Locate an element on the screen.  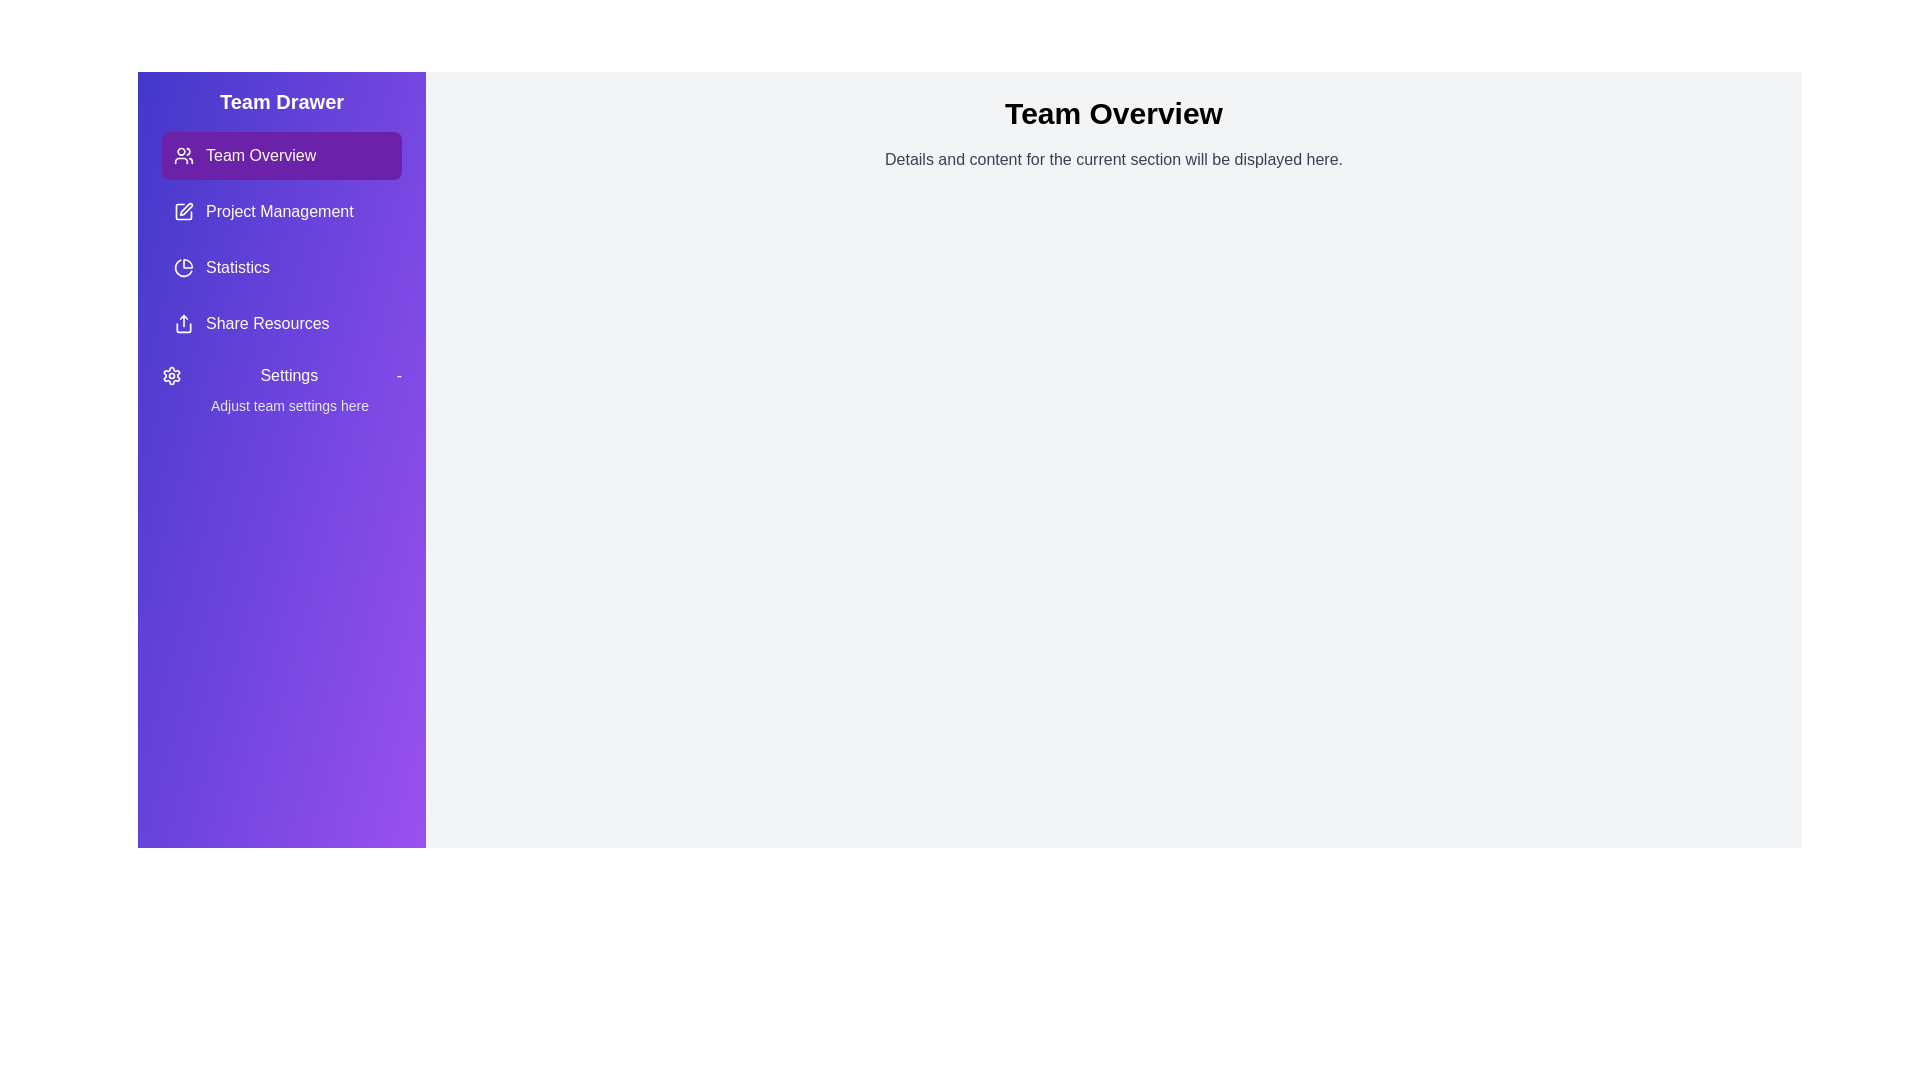
the tab Statistics to switch to that section is located at coordinates (281, 266).